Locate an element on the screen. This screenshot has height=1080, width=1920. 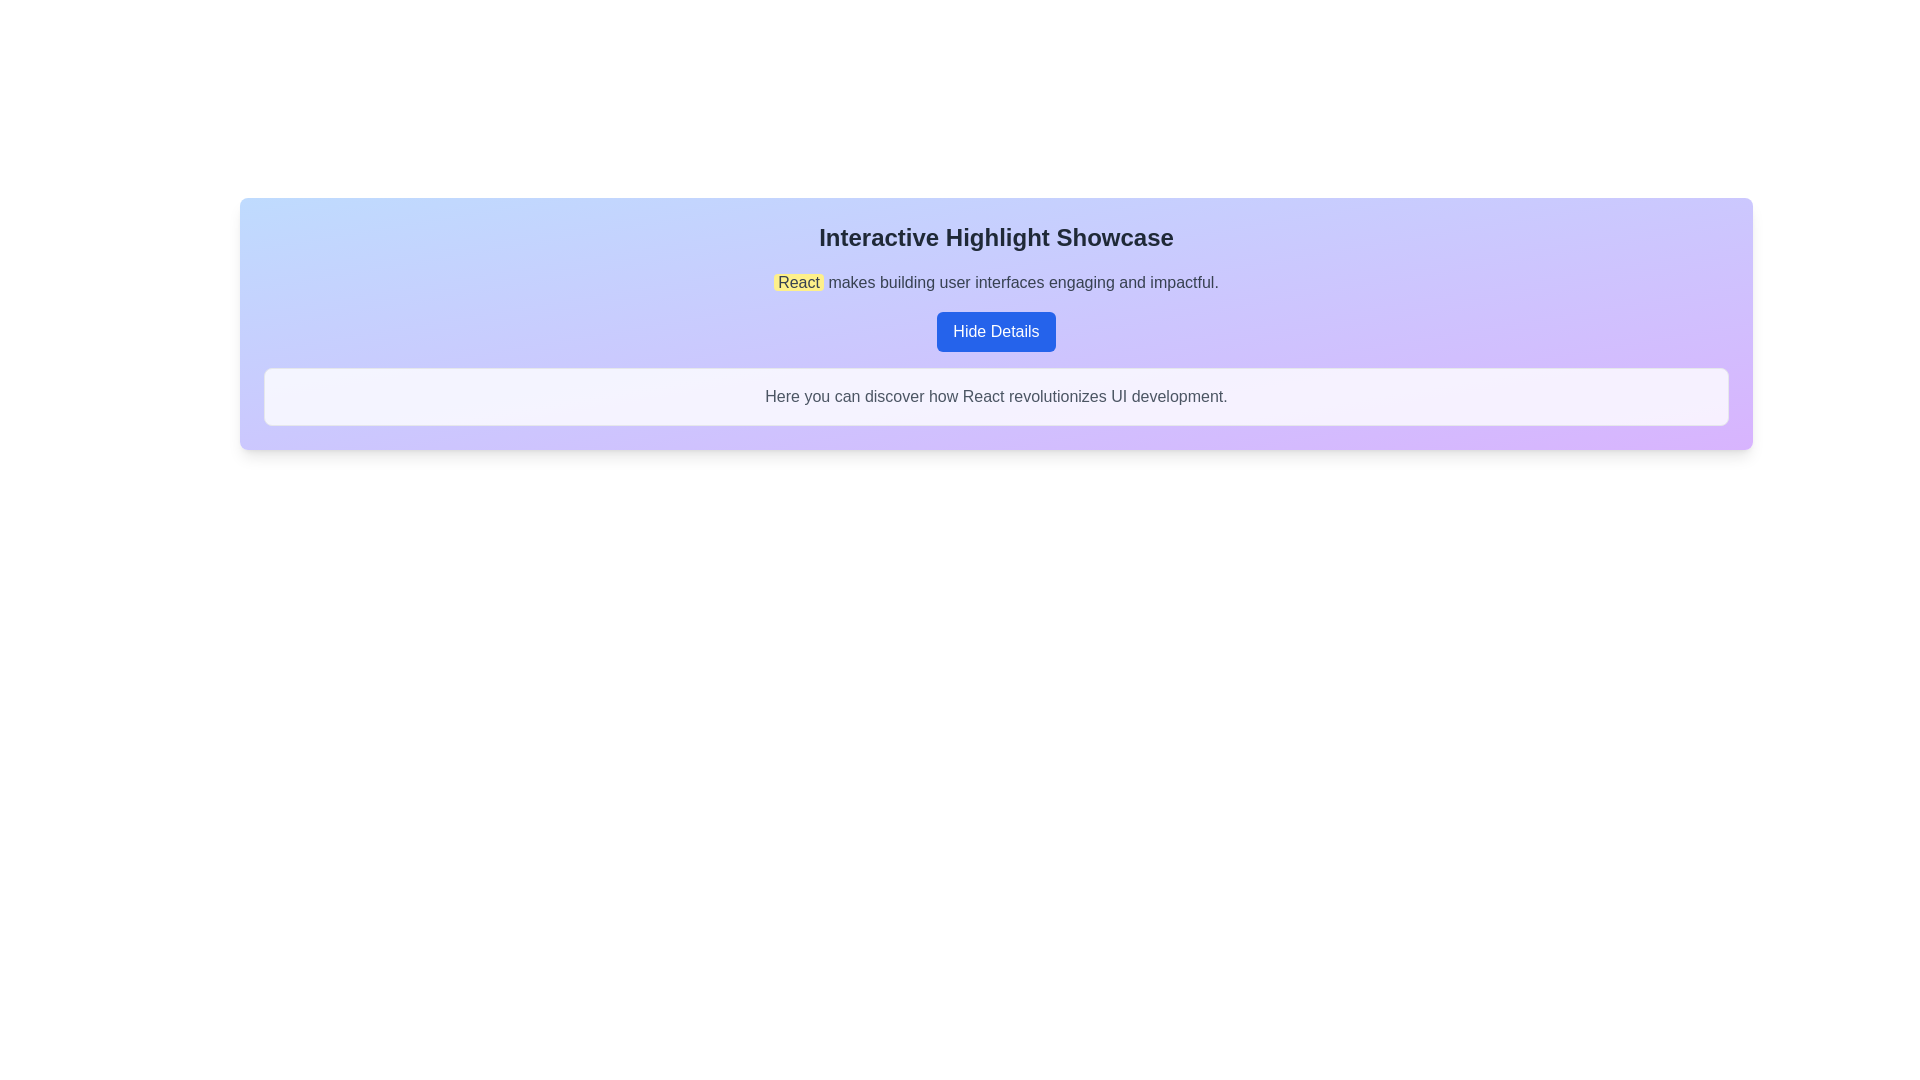
the static text element that communicates information about React's role in revolutionizing UI development, which is centrally positioned within a white card in the lower section of a gradient-colored interface is located at coordinates (996, 397).